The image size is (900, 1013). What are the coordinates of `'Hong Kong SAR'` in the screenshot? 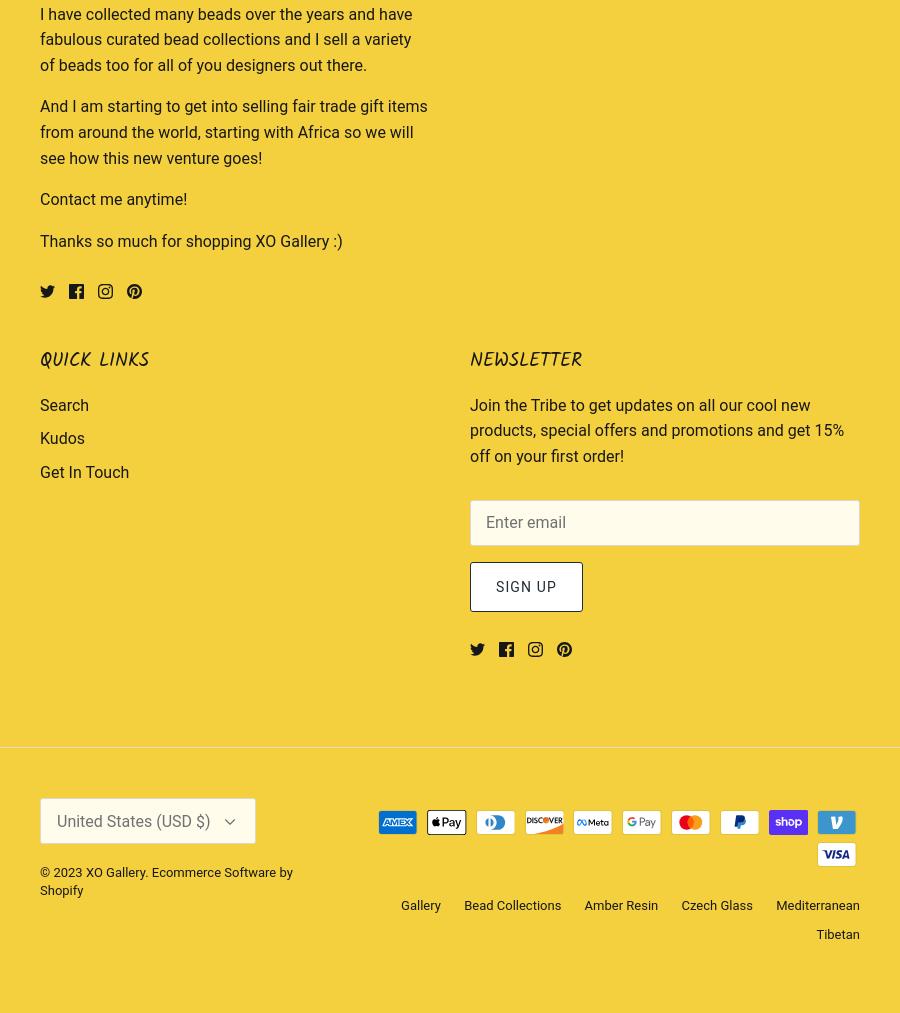 It's located at (667, 504).